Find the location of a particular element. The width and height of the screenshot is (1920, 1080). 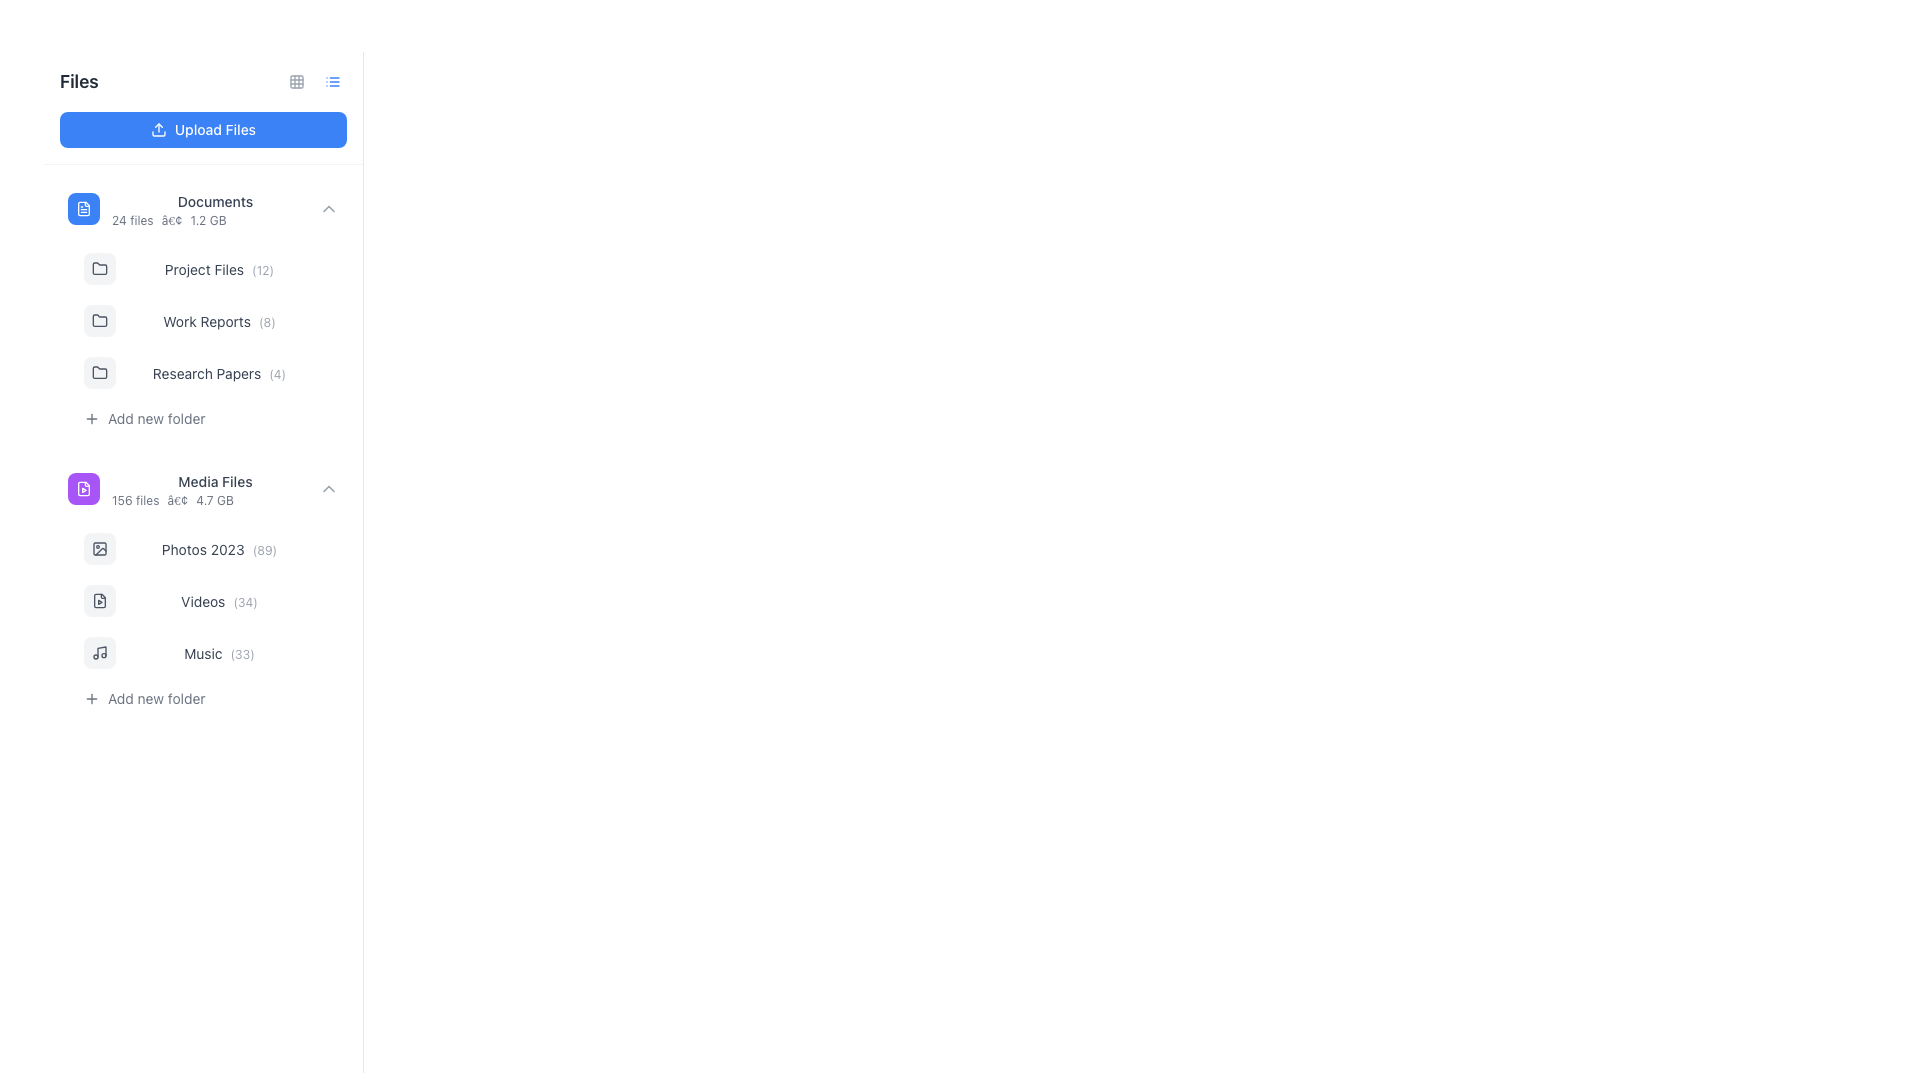

the text label named 'Work Reports' located in the Documents section, which is aligned with the count '(8)' and is the third element after 'Project Files' is located at coordinates (206, 320).